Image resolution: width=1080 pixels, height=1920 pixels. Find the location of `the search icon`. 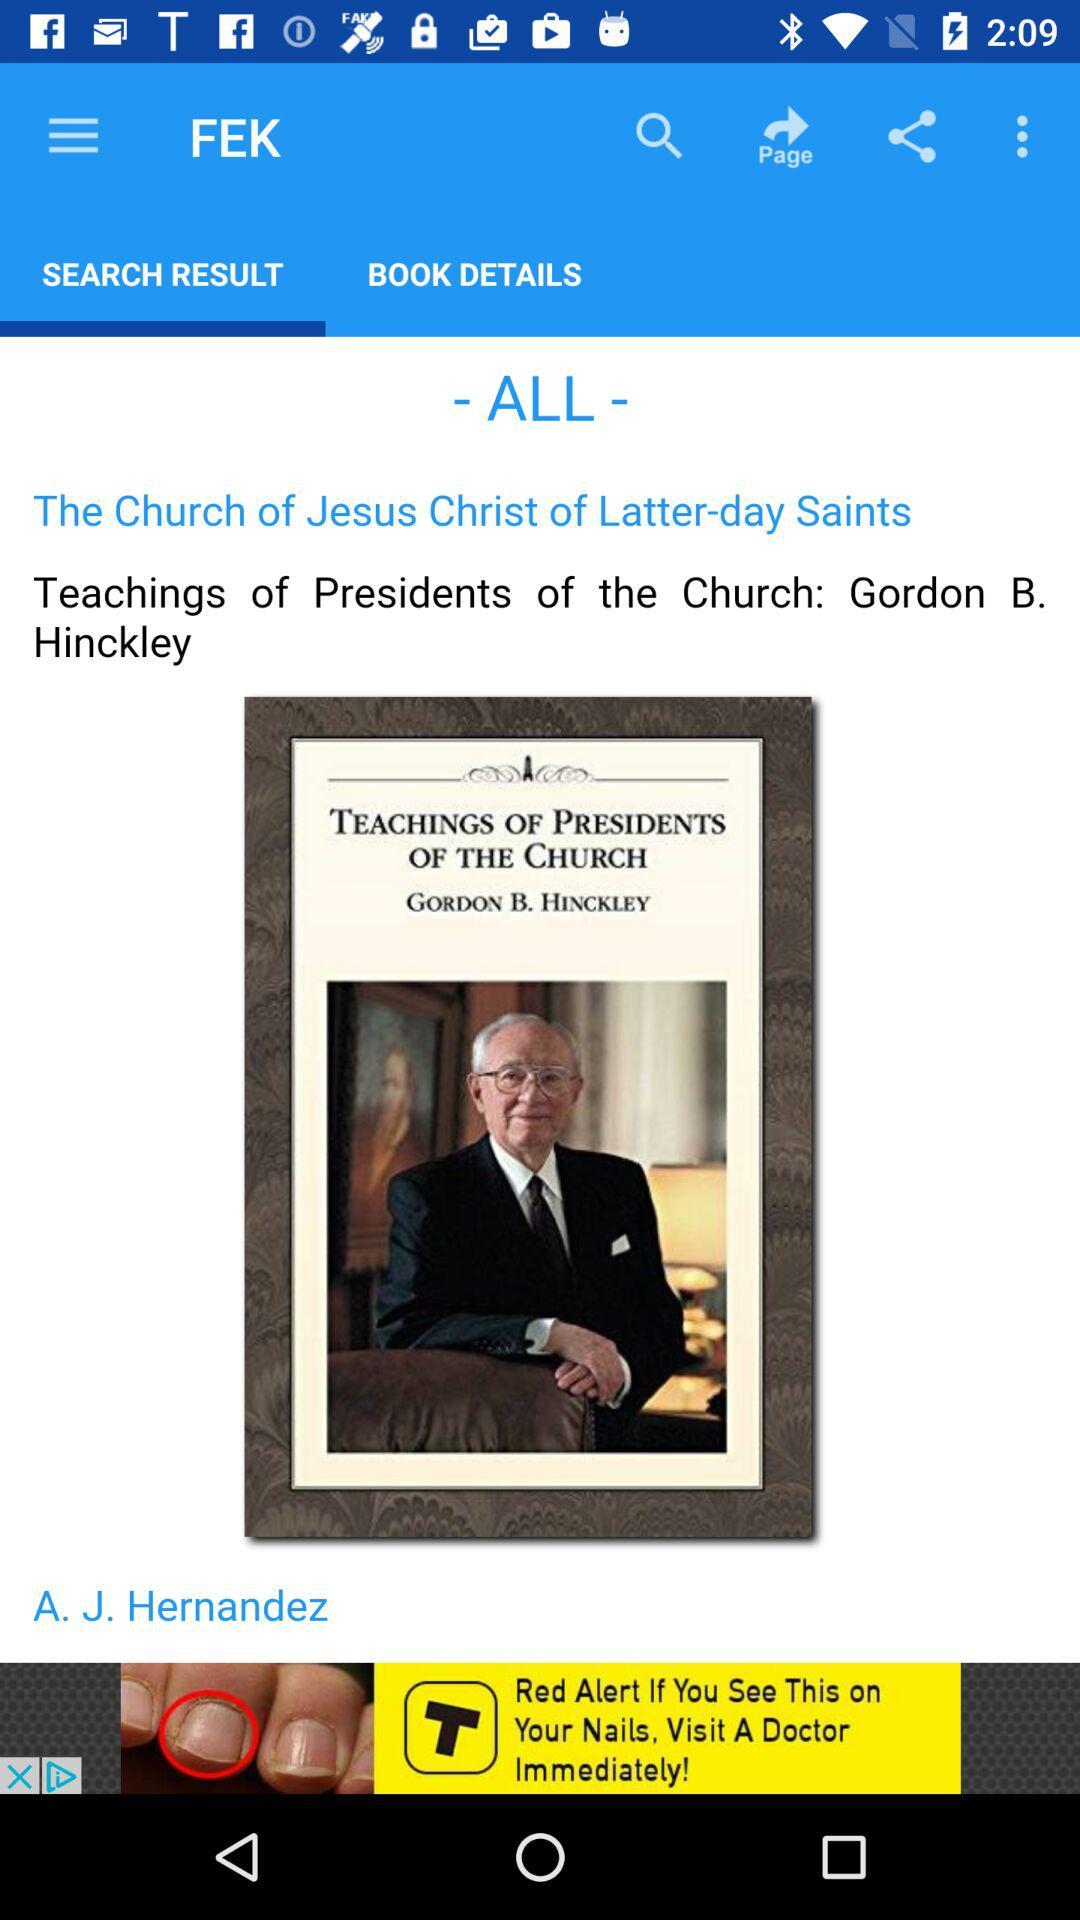

the search icon is located at coordinates (659, 135).